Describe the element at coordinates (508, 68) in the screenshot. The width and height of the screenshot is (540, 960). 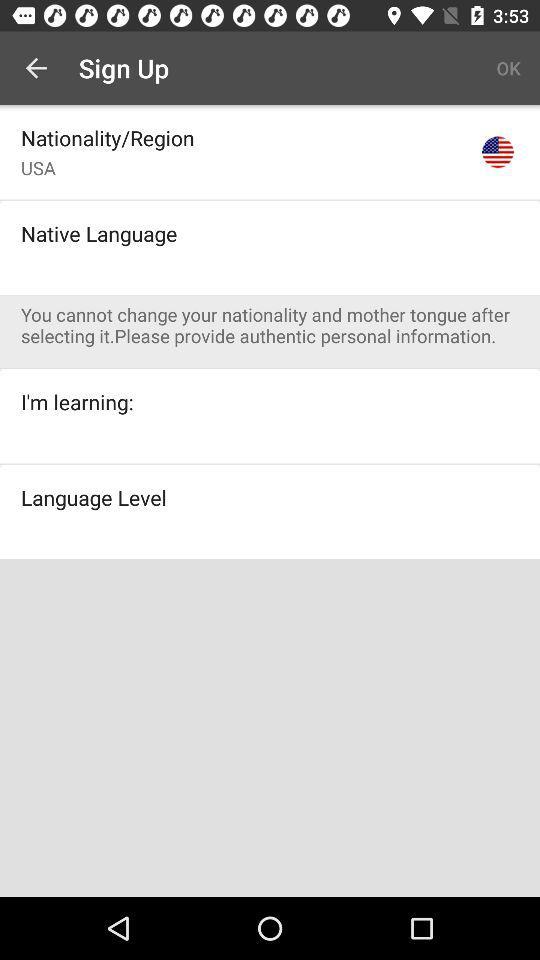
I see `ok item` at that location.